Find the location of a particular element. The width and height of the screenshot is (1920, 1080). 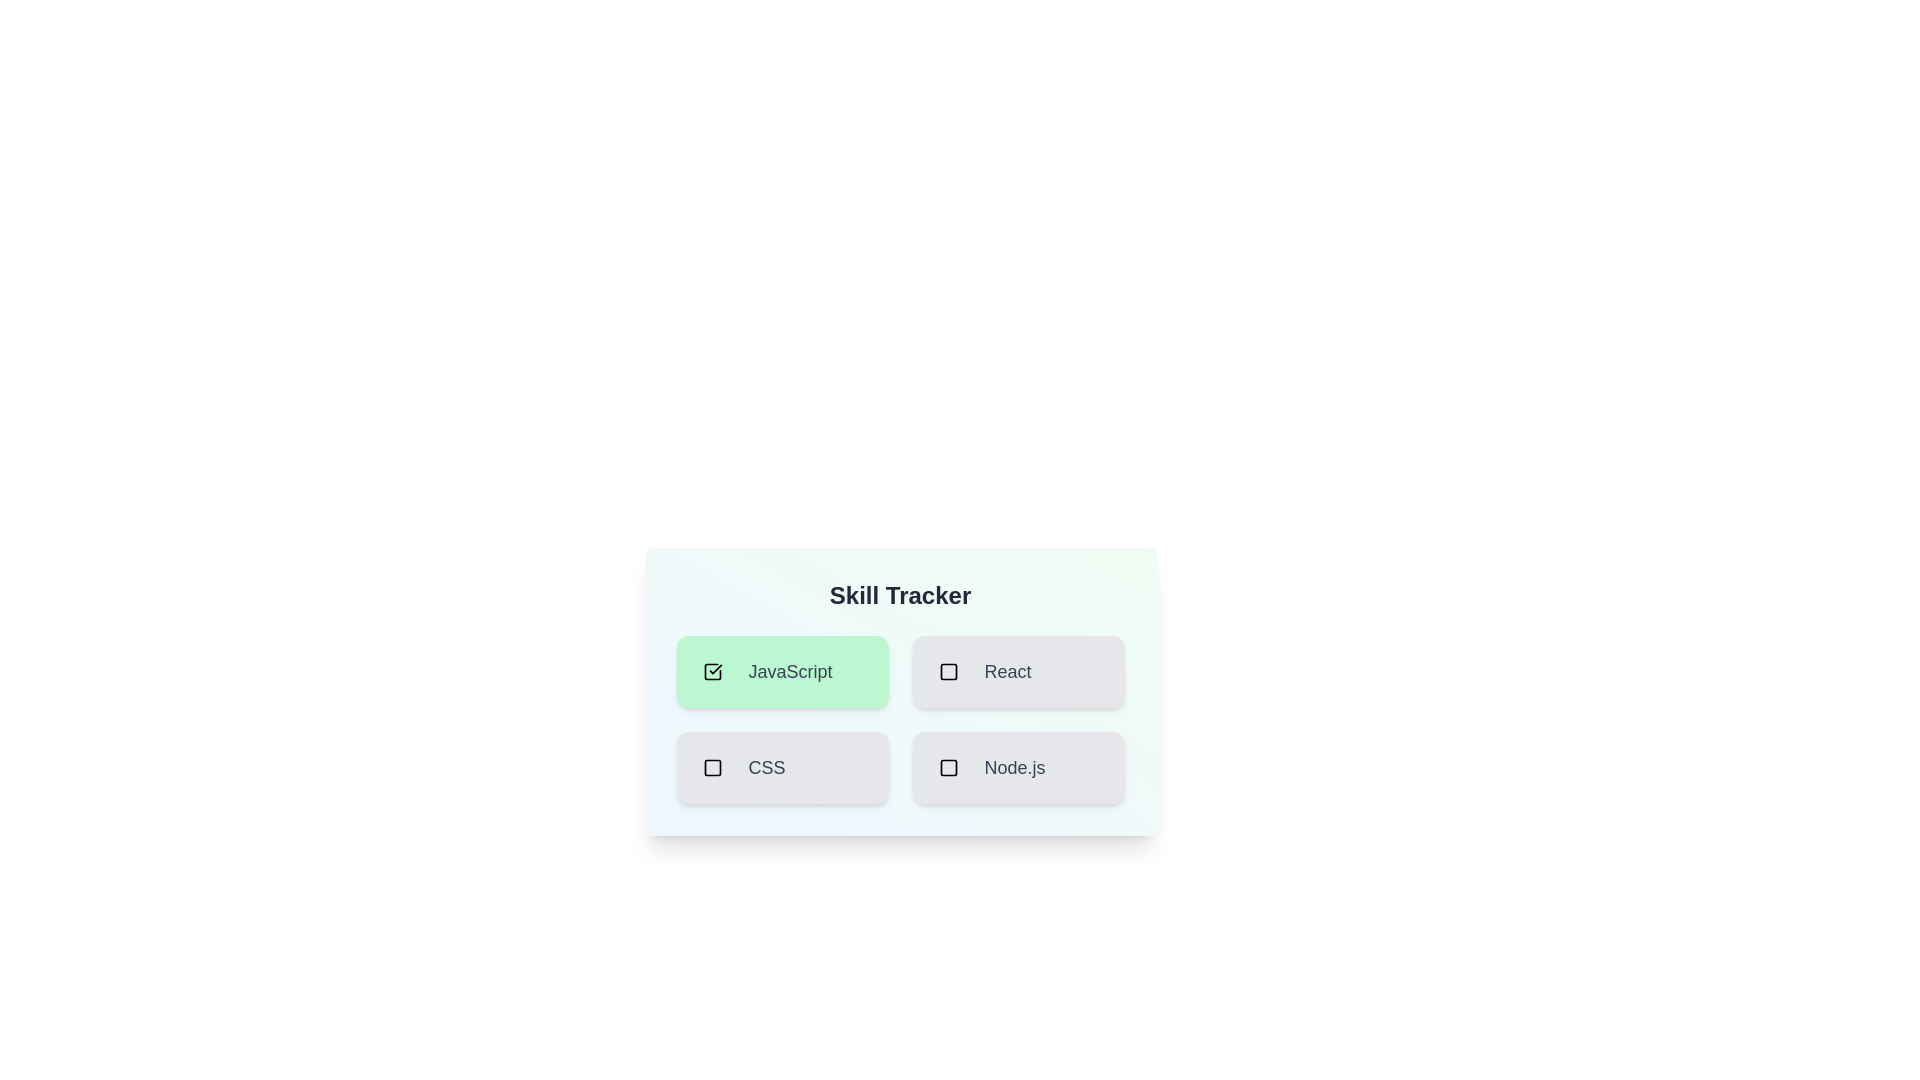

the skill card labeled JavaScript to toggle its selection state is located at coordinates (781, 671).